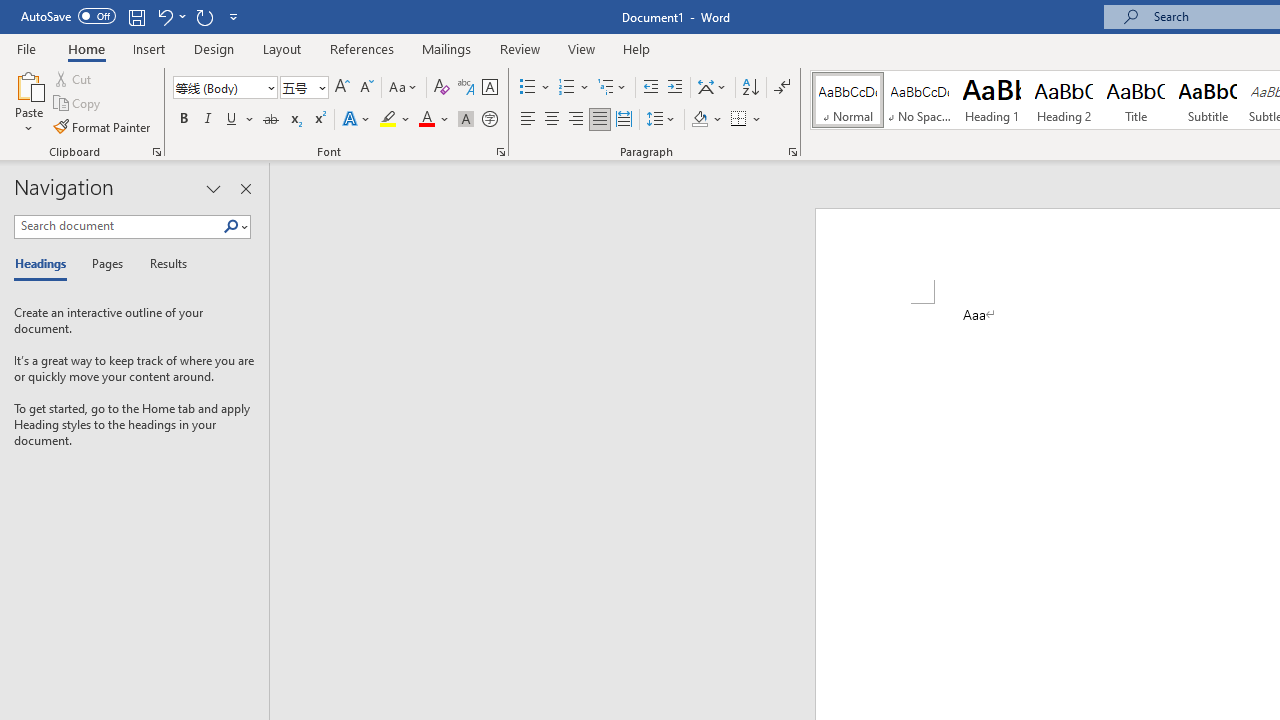 The height and width of the screenshot is (720, 1280). What do you see at coordinates (102, 127) in the screenshot?
I see `'Format Painter'` at bounding box center [102, 127].